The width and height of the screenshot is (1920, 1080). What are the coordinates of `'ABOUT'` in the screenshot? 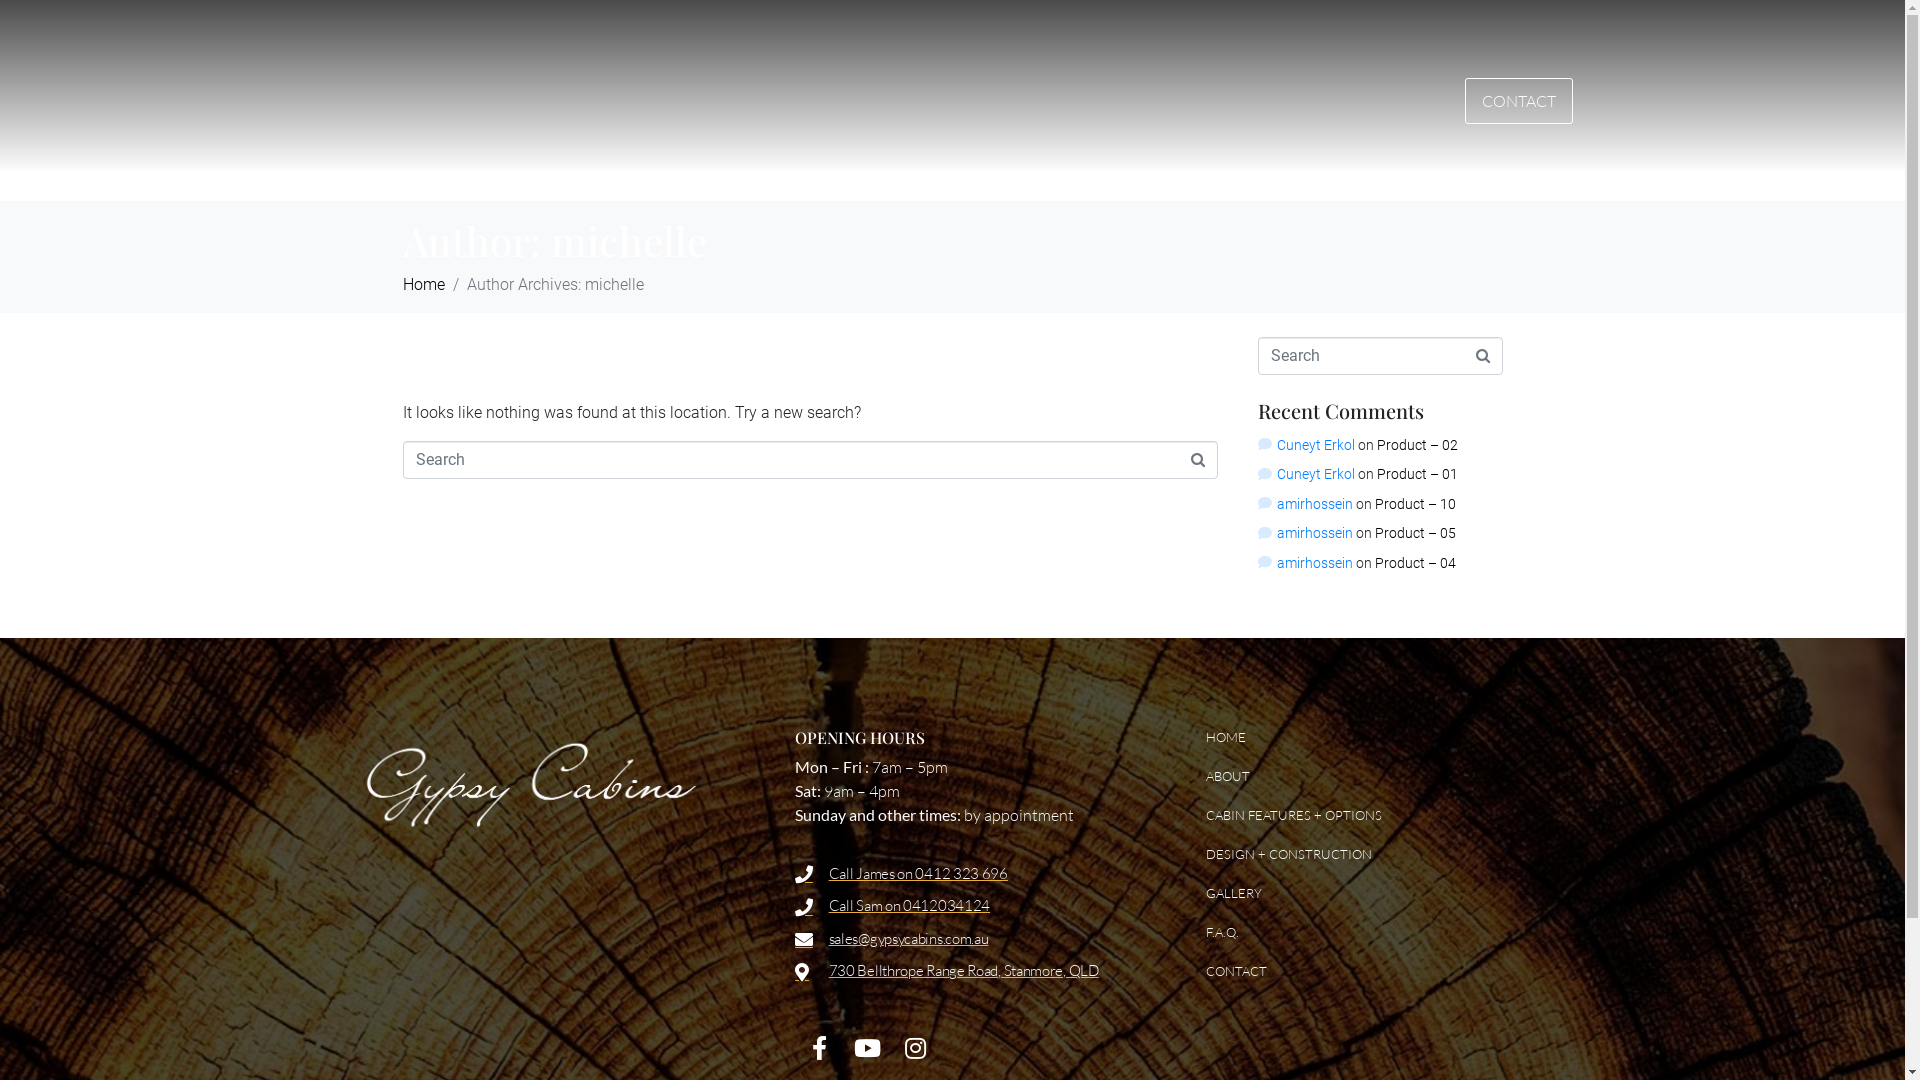 It's located at (1204, 775).